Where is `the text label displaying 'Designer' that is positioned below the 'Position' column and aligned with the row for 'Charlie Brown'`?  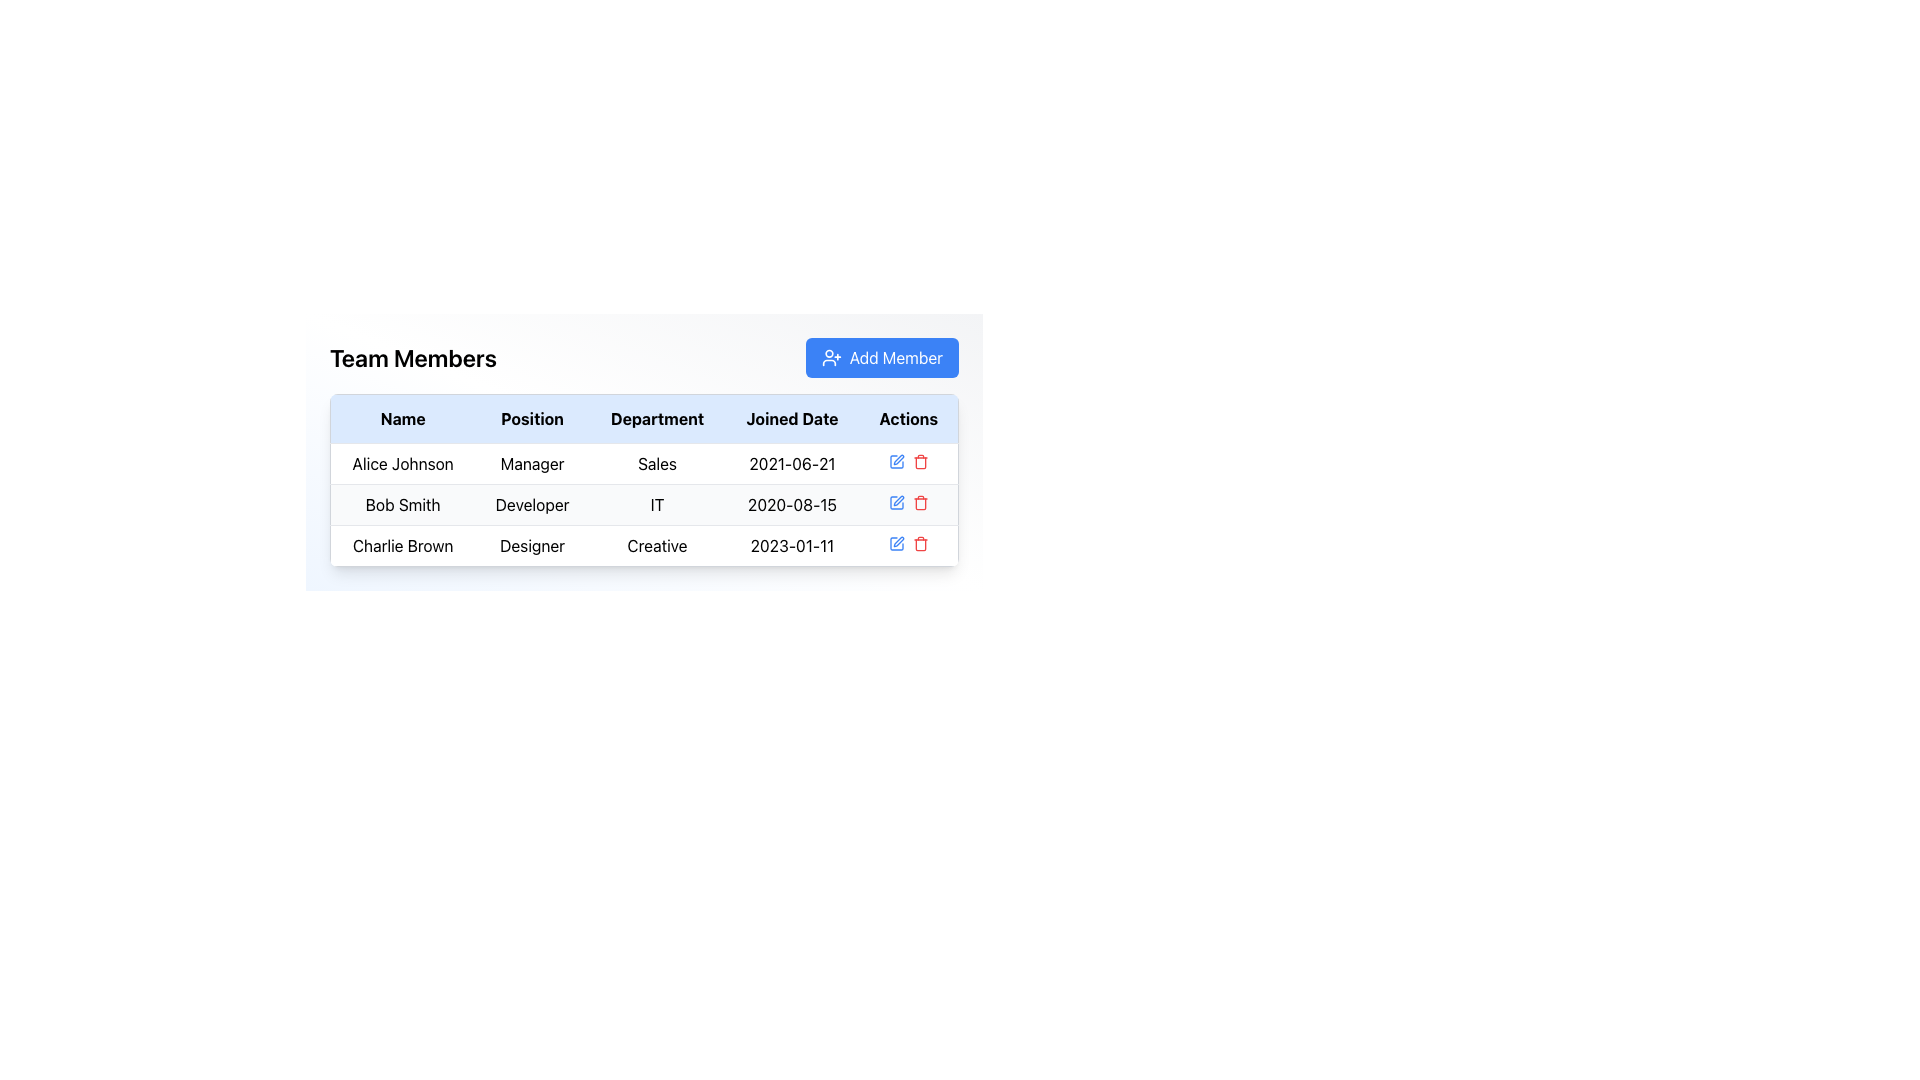 the text label displaying 'Designer' that is positioned below the 'Position' column and aligned with the row for 'Charlie Brown' is located at coordinates (532, 546).